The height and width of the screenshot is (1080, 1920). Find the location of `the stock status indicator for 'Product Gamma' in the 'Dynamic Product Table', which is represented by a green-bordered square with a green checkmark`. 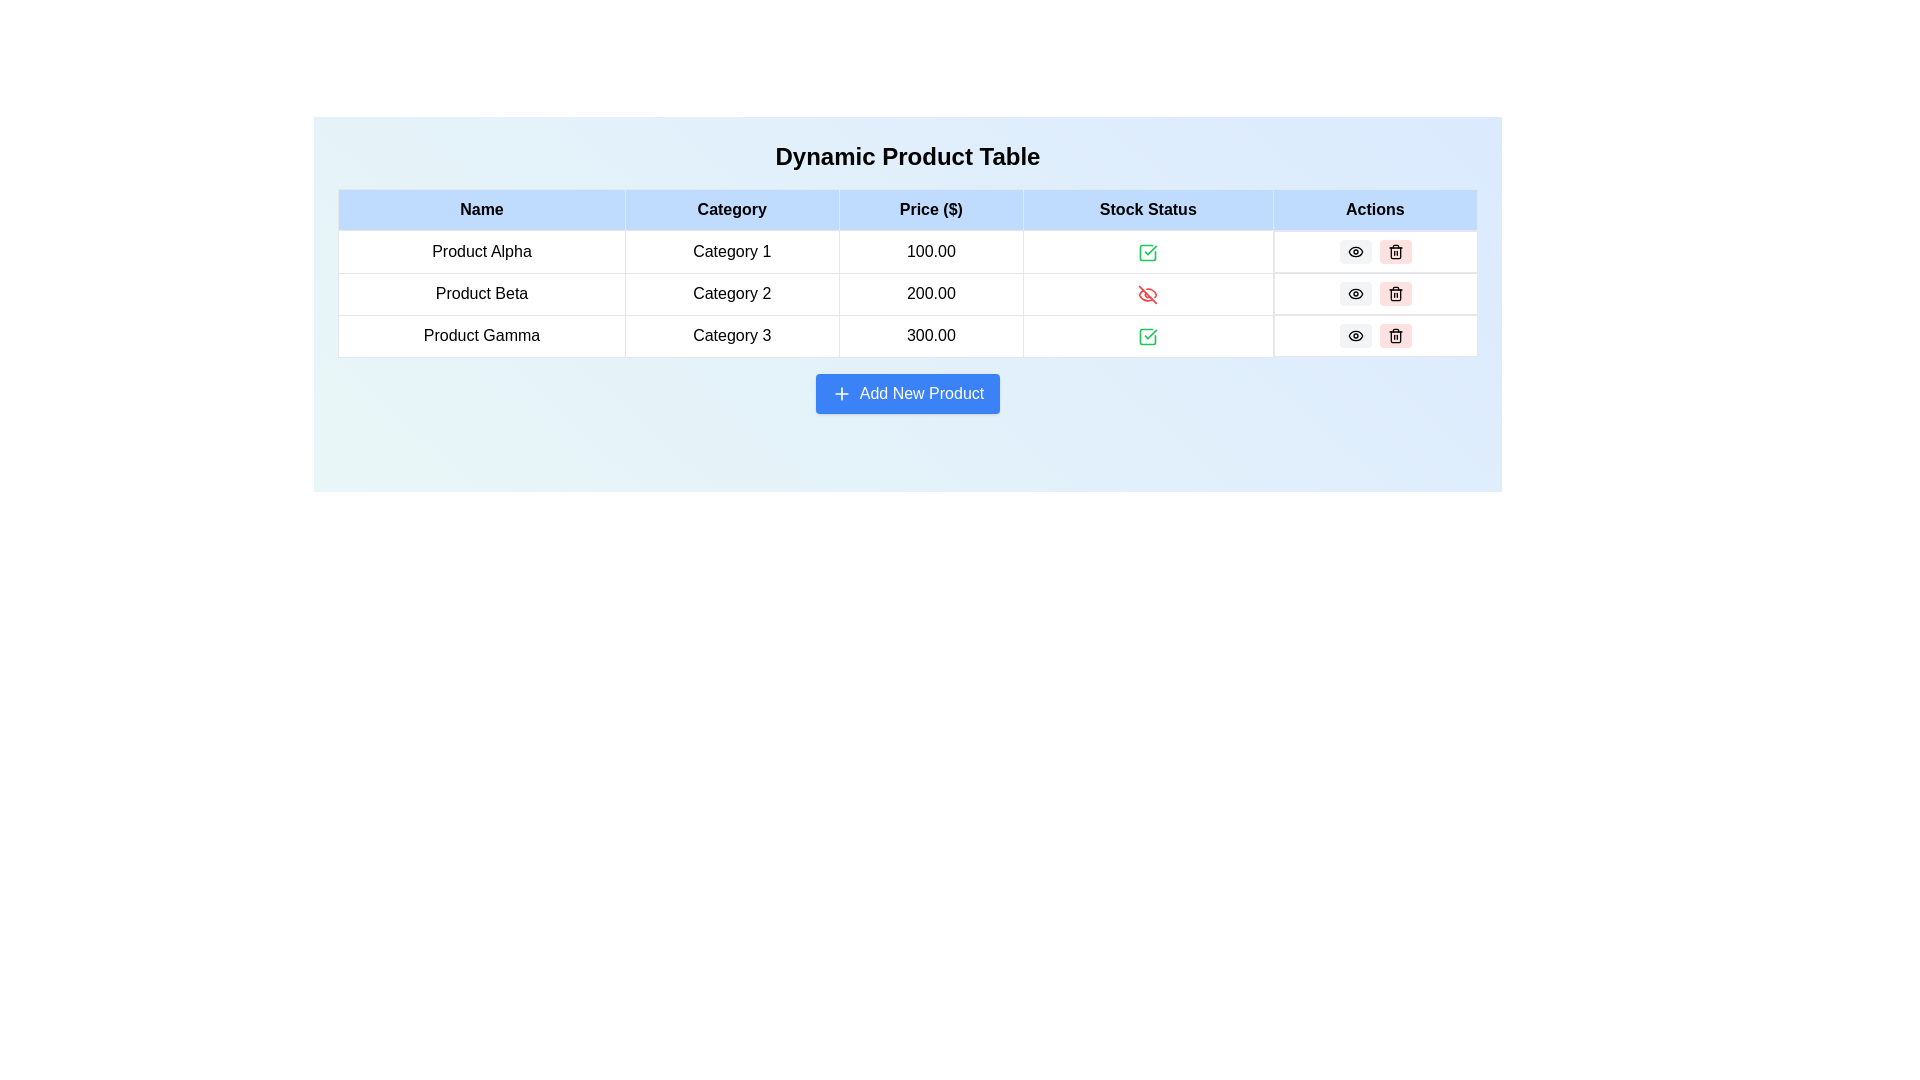

the stock status indicator for 'Product Gamma' in the 'Dynamic Product Table', which is represented by a green-bordered square with a green checkmark is located at coordinates (1148, 334).